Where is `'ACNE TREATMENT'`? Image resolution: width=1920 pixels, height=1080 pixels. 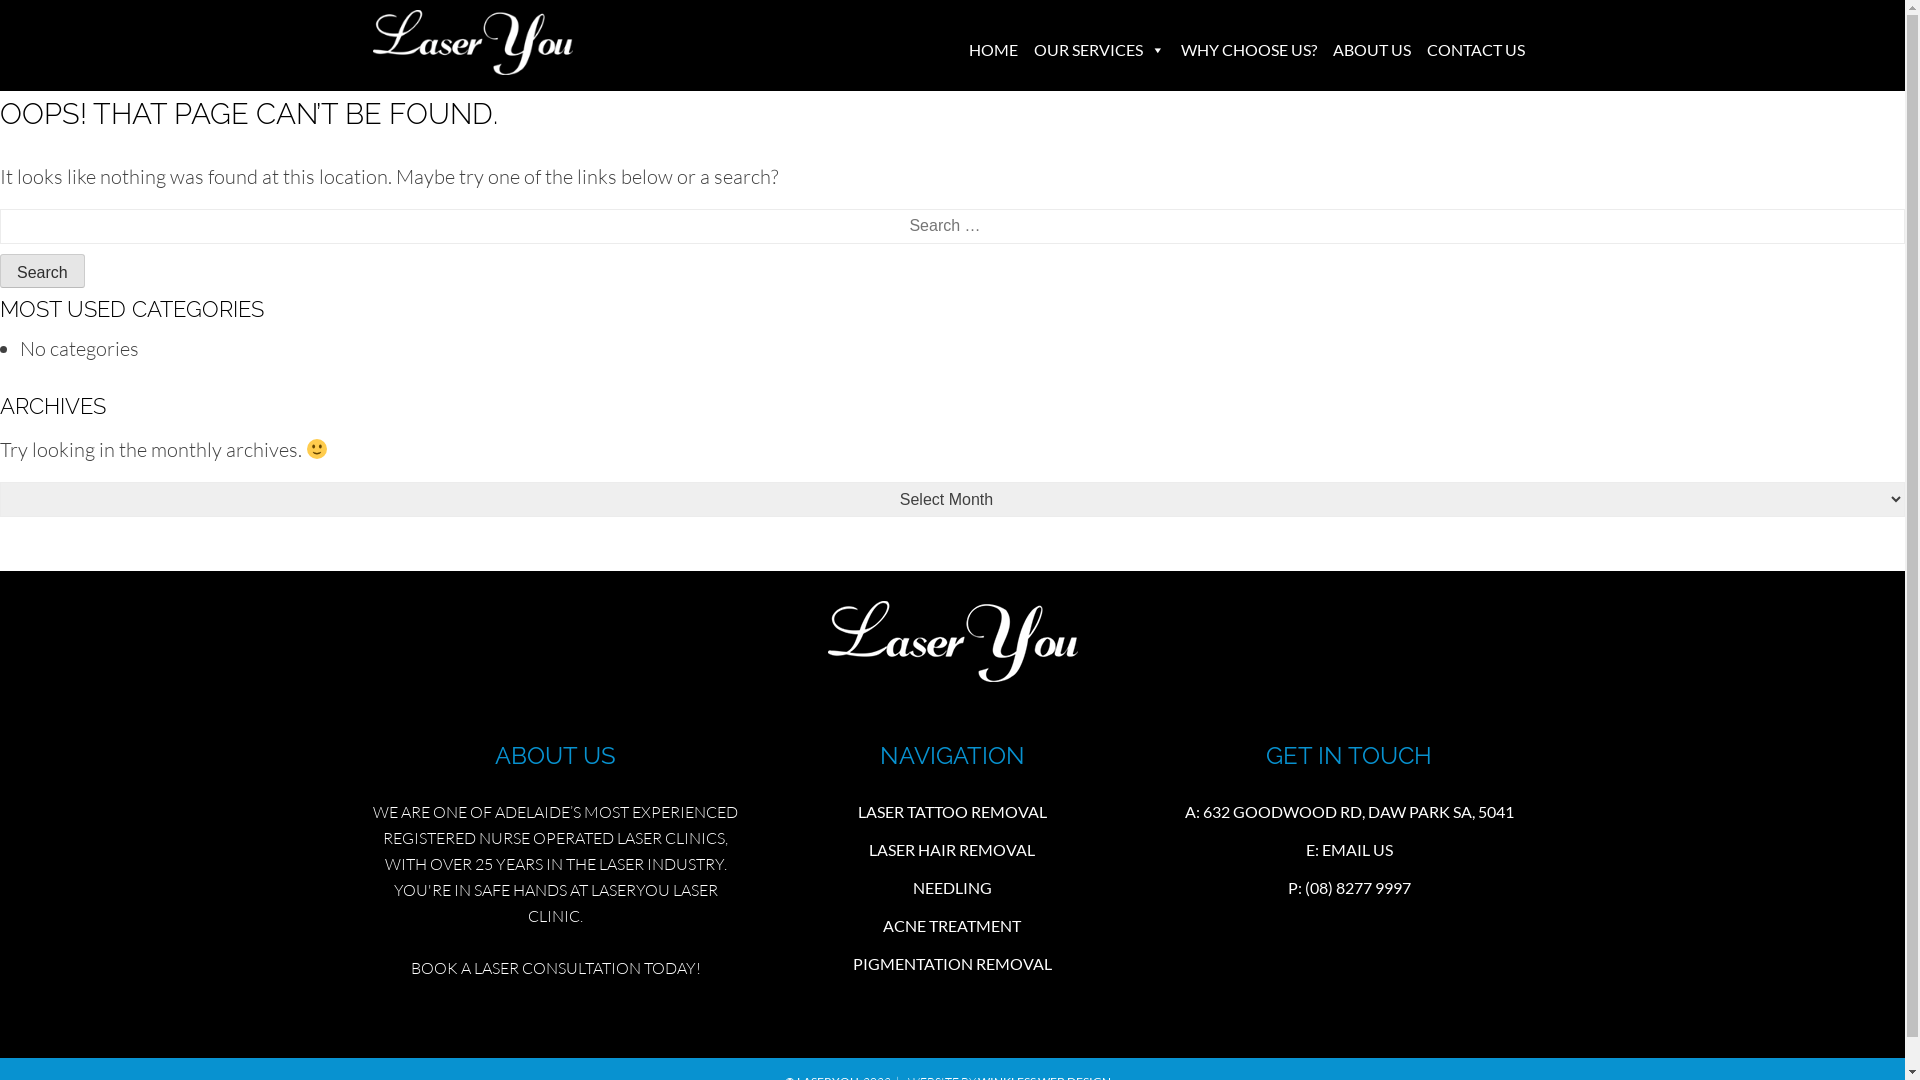 'ACNE TREATMENT' is located at coordinates (950, 925).